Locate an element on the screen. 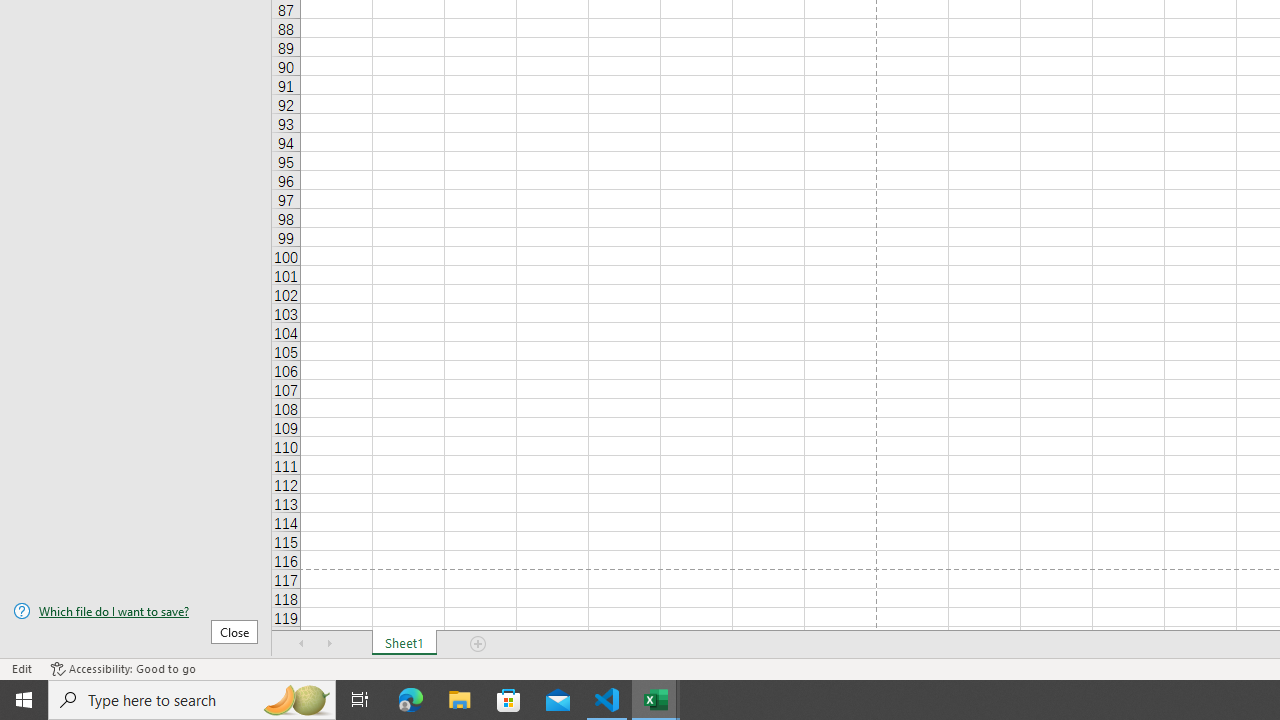  'Accessibility Checker Accessibility: Good to go' is located at coordinates (122, 669).